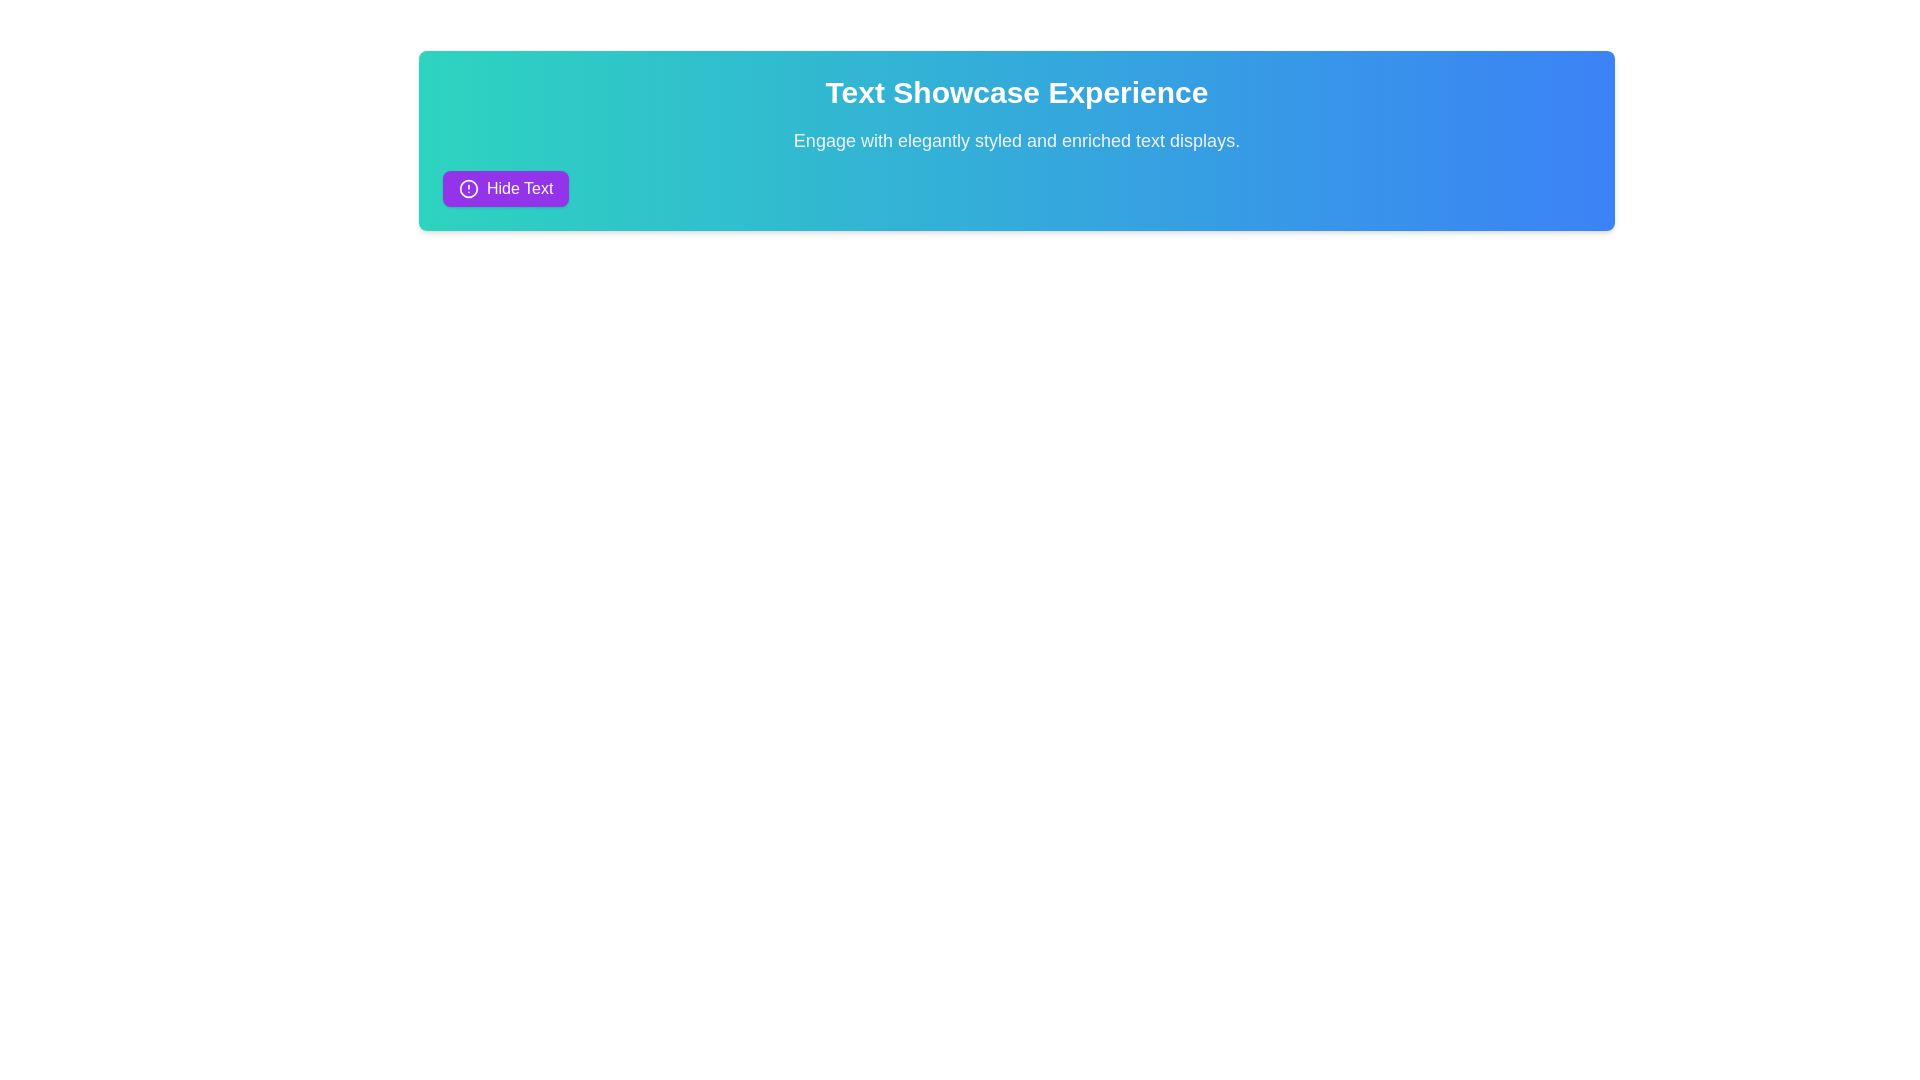 Image resolution: width=1920 pixels, height=1080 pixels. What do you see at coordinates (1017, 140) in the screenshot?
I see `the Label/Text Display element that contains the text 'Engage with elegantly styled and enriched text displays.'` at bounding box center [1017, 140].